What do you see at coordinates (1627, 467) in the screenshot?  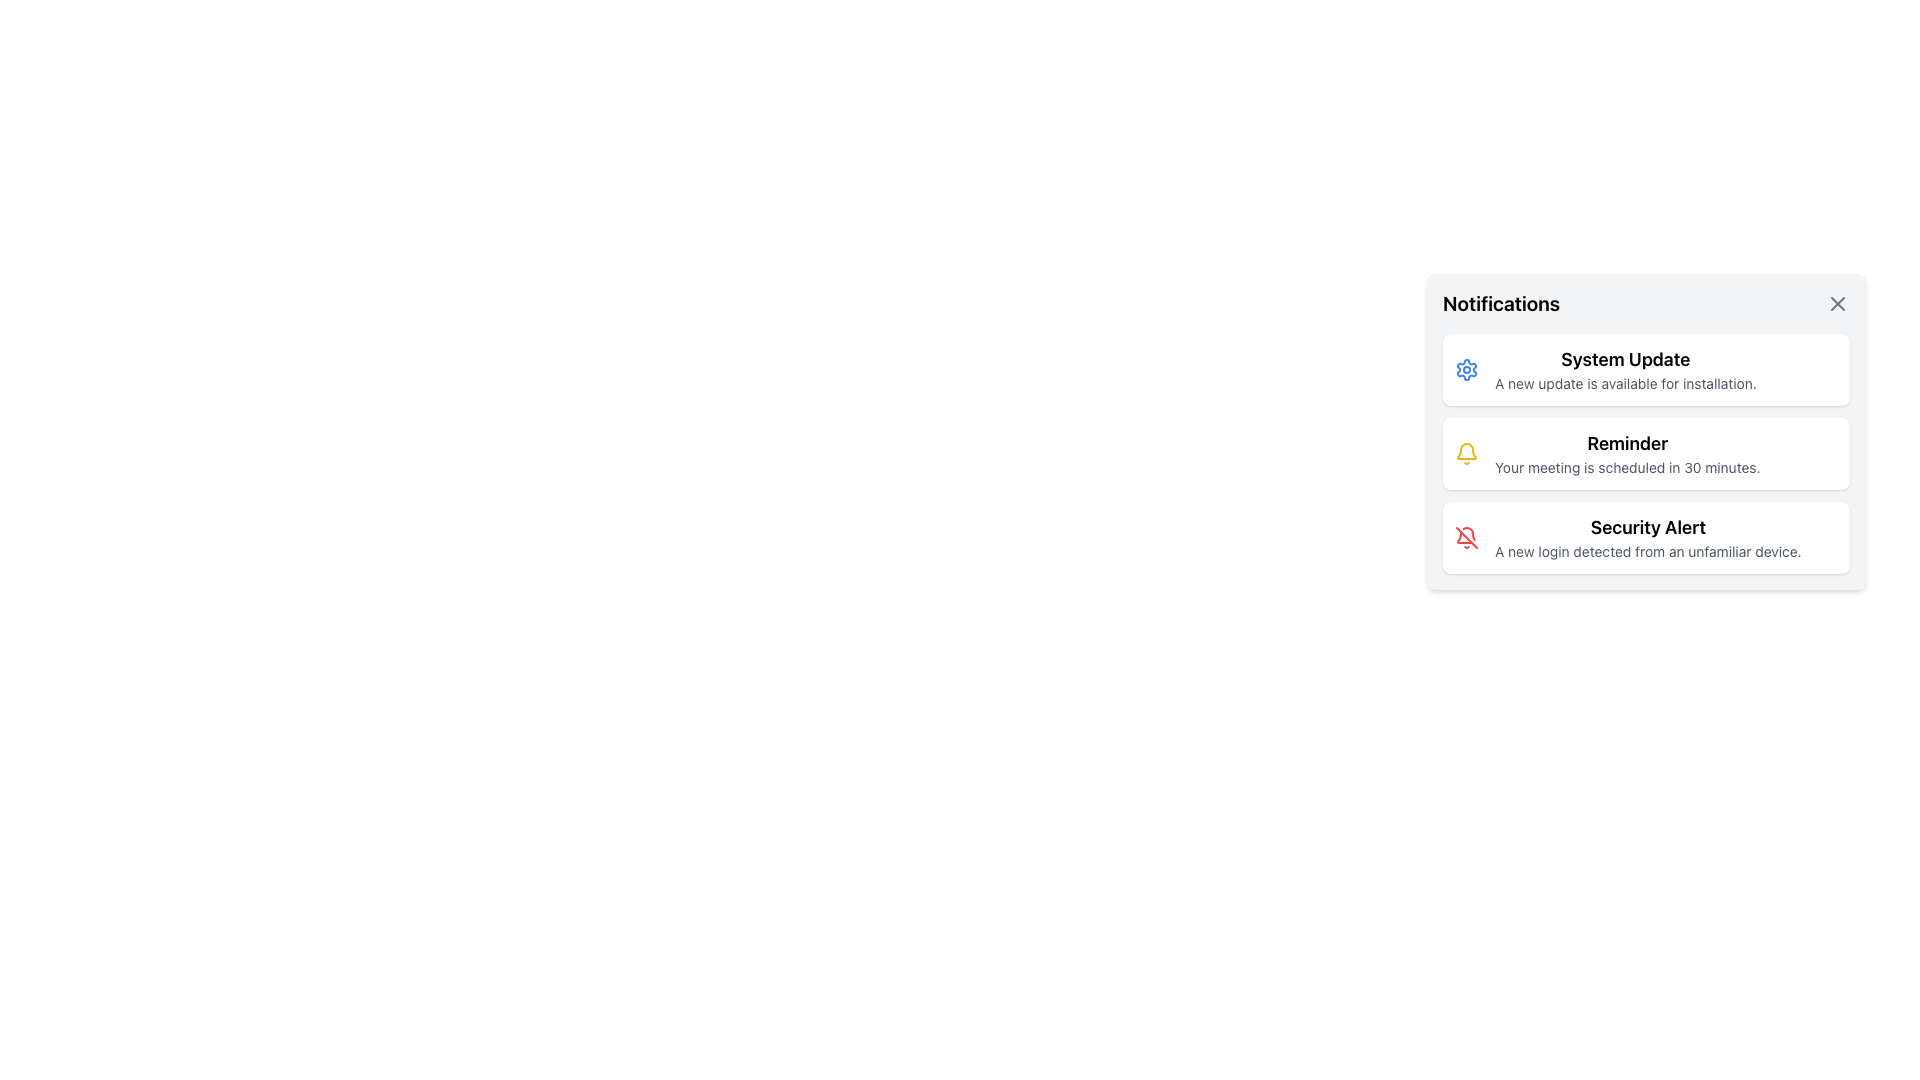 I see `the Text Display element that informs the user about the timing of a scheduled meeting, located below the 'Reminder' heading in the middle notification section` at bounding box center [1627, 467].